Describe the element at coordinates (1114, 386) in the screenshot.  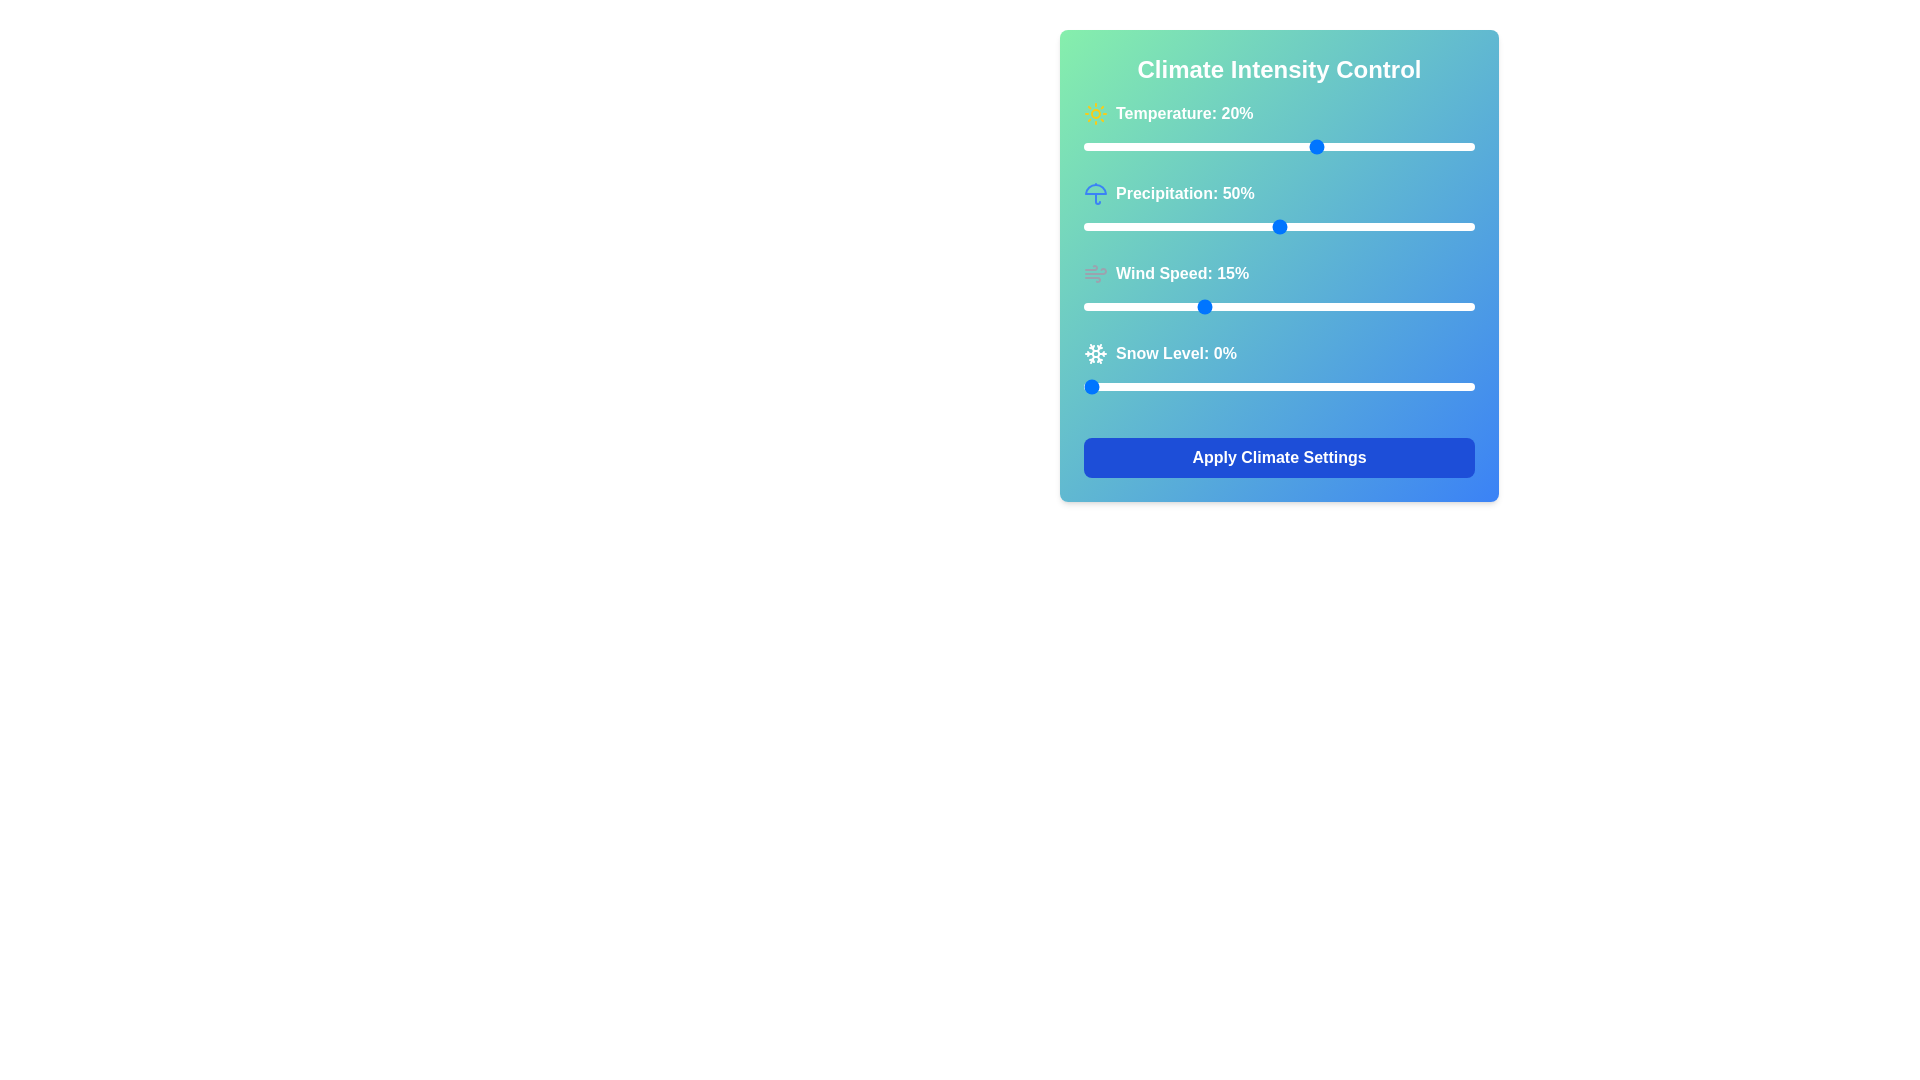
I see `the snow level` at that location.